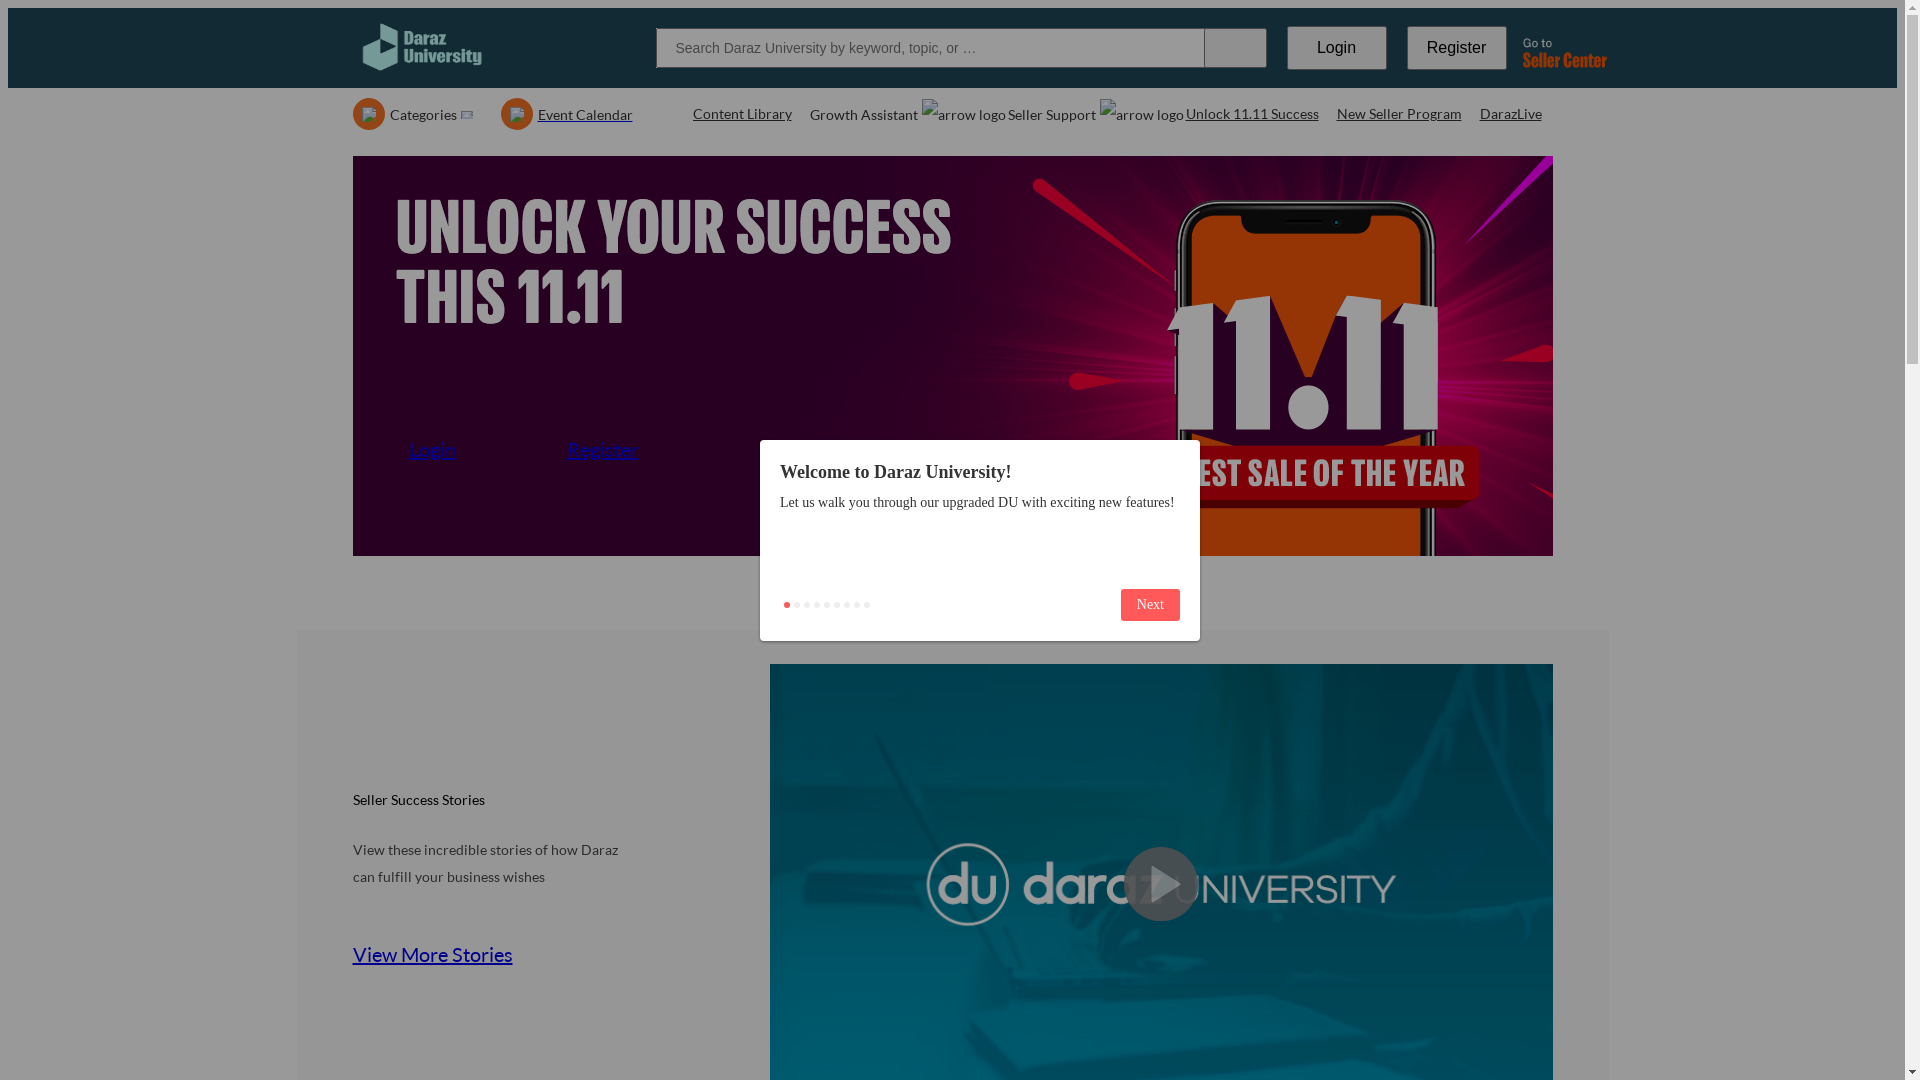 Image resolution: width=1920 pixels, height=1080 pixels. I want to click on 'Seller Support', so click(1008, 114).